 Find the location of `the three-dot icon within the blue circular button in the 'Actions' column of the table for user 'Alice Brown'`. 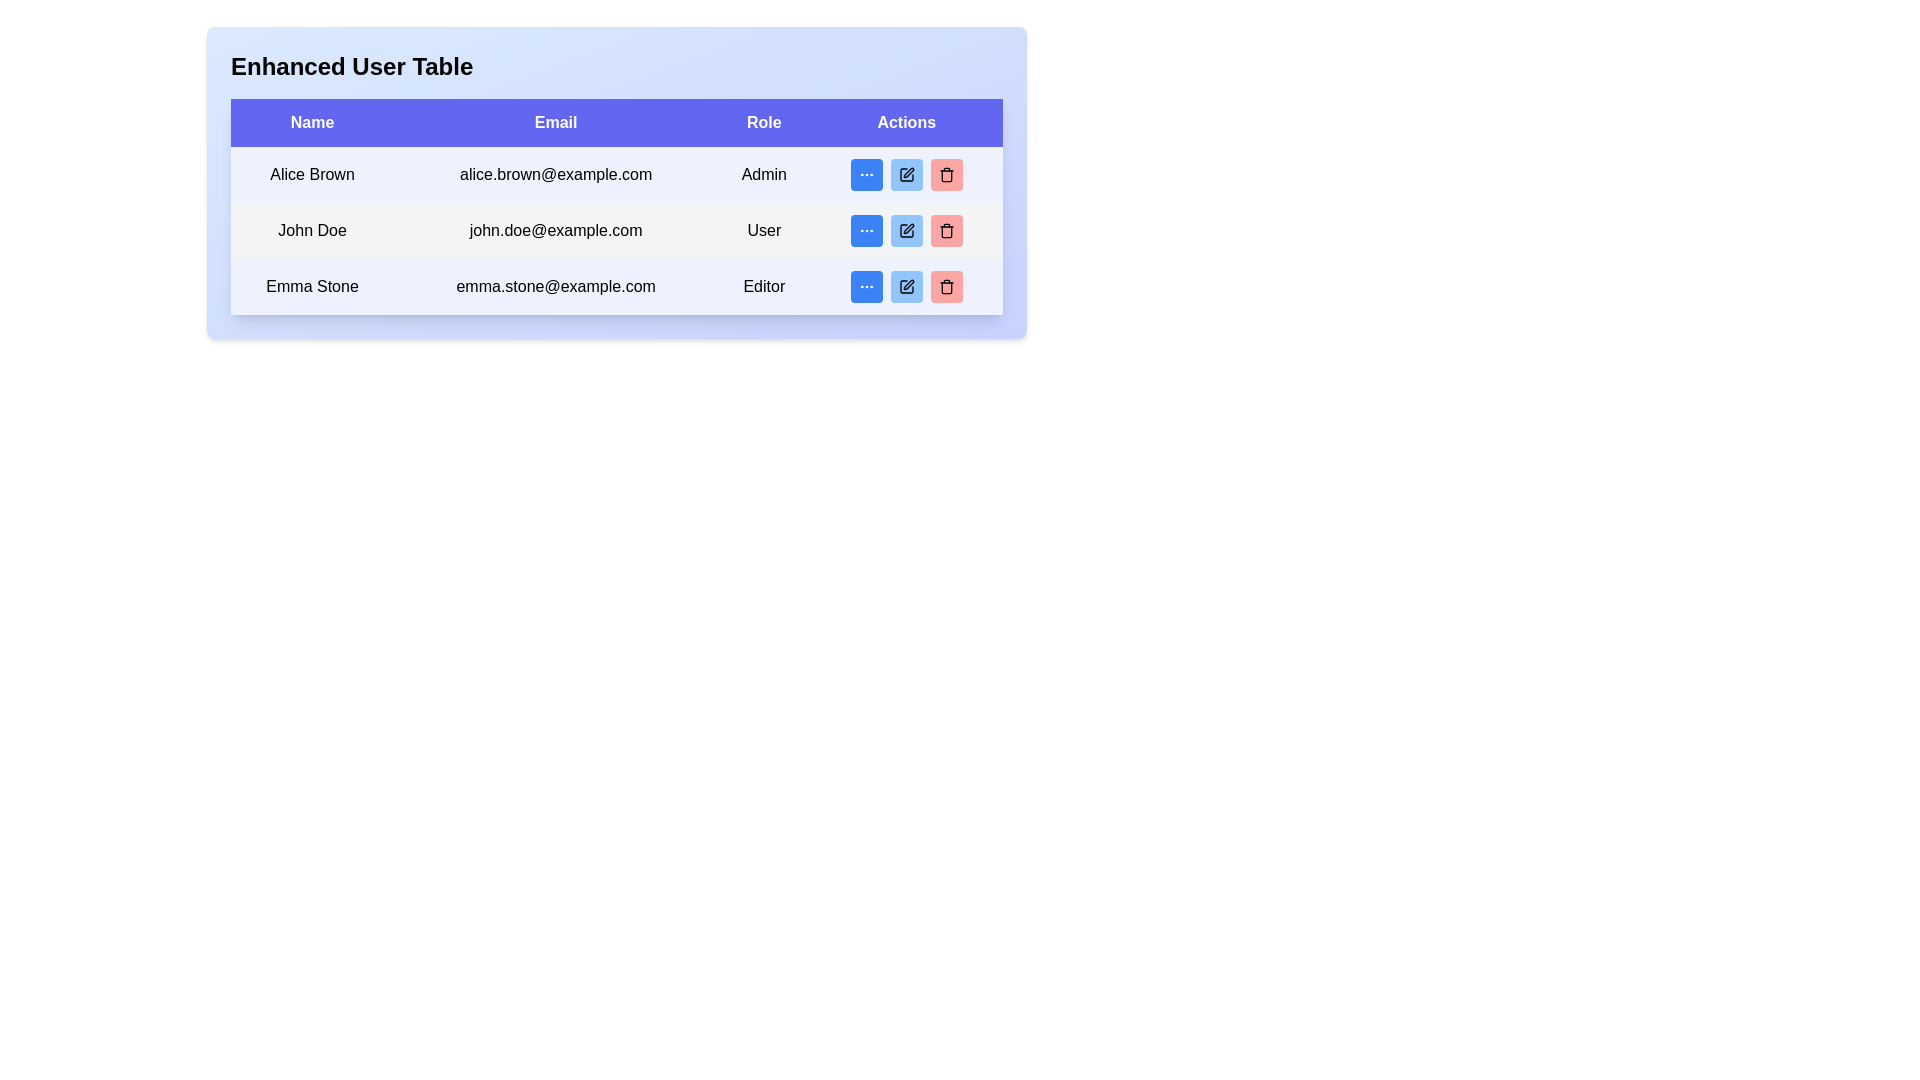

the three-dot icon within the blue circular button in the 'Actions' column of the table for user 'Alice Brown' is located at coordinates (866, 173).